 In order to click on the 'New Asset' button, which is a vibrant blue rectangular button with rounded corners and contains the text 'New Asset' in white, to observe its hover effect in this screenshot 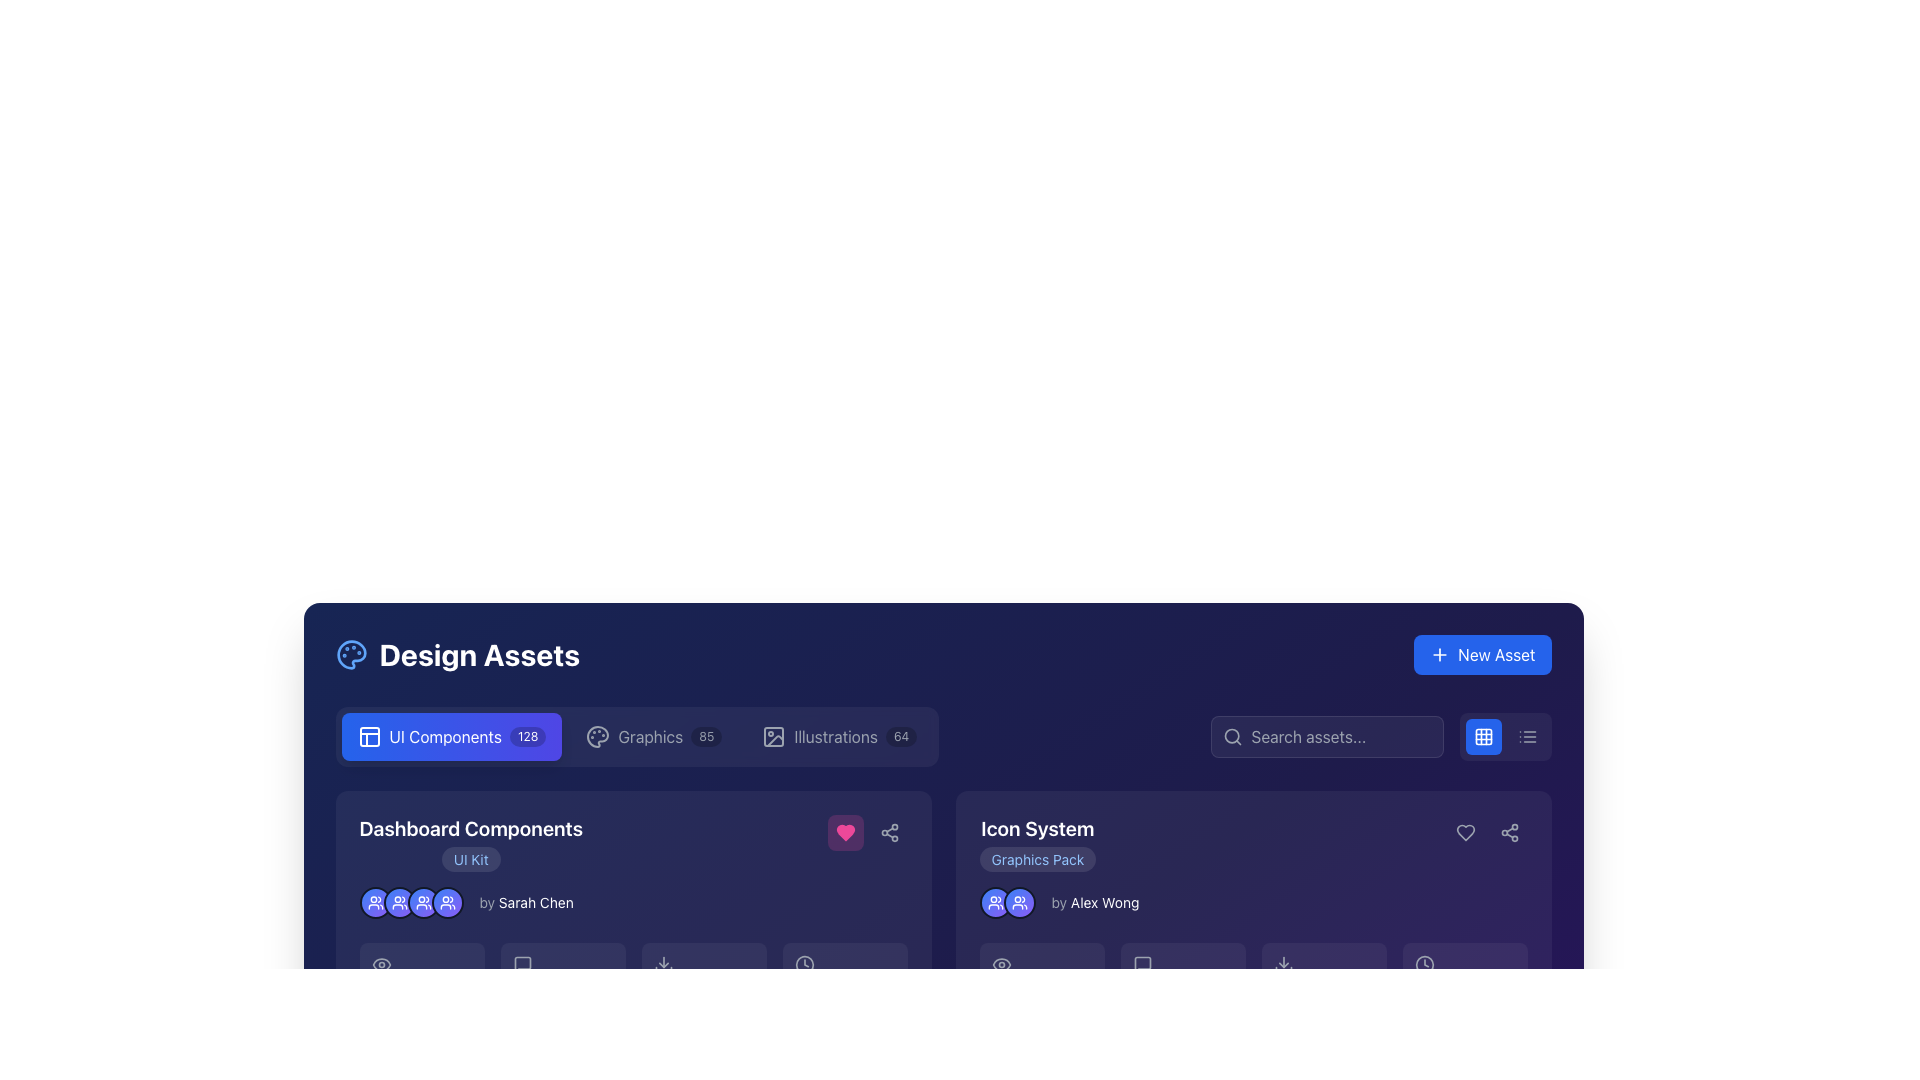, I will do `click(1482, 655)`.